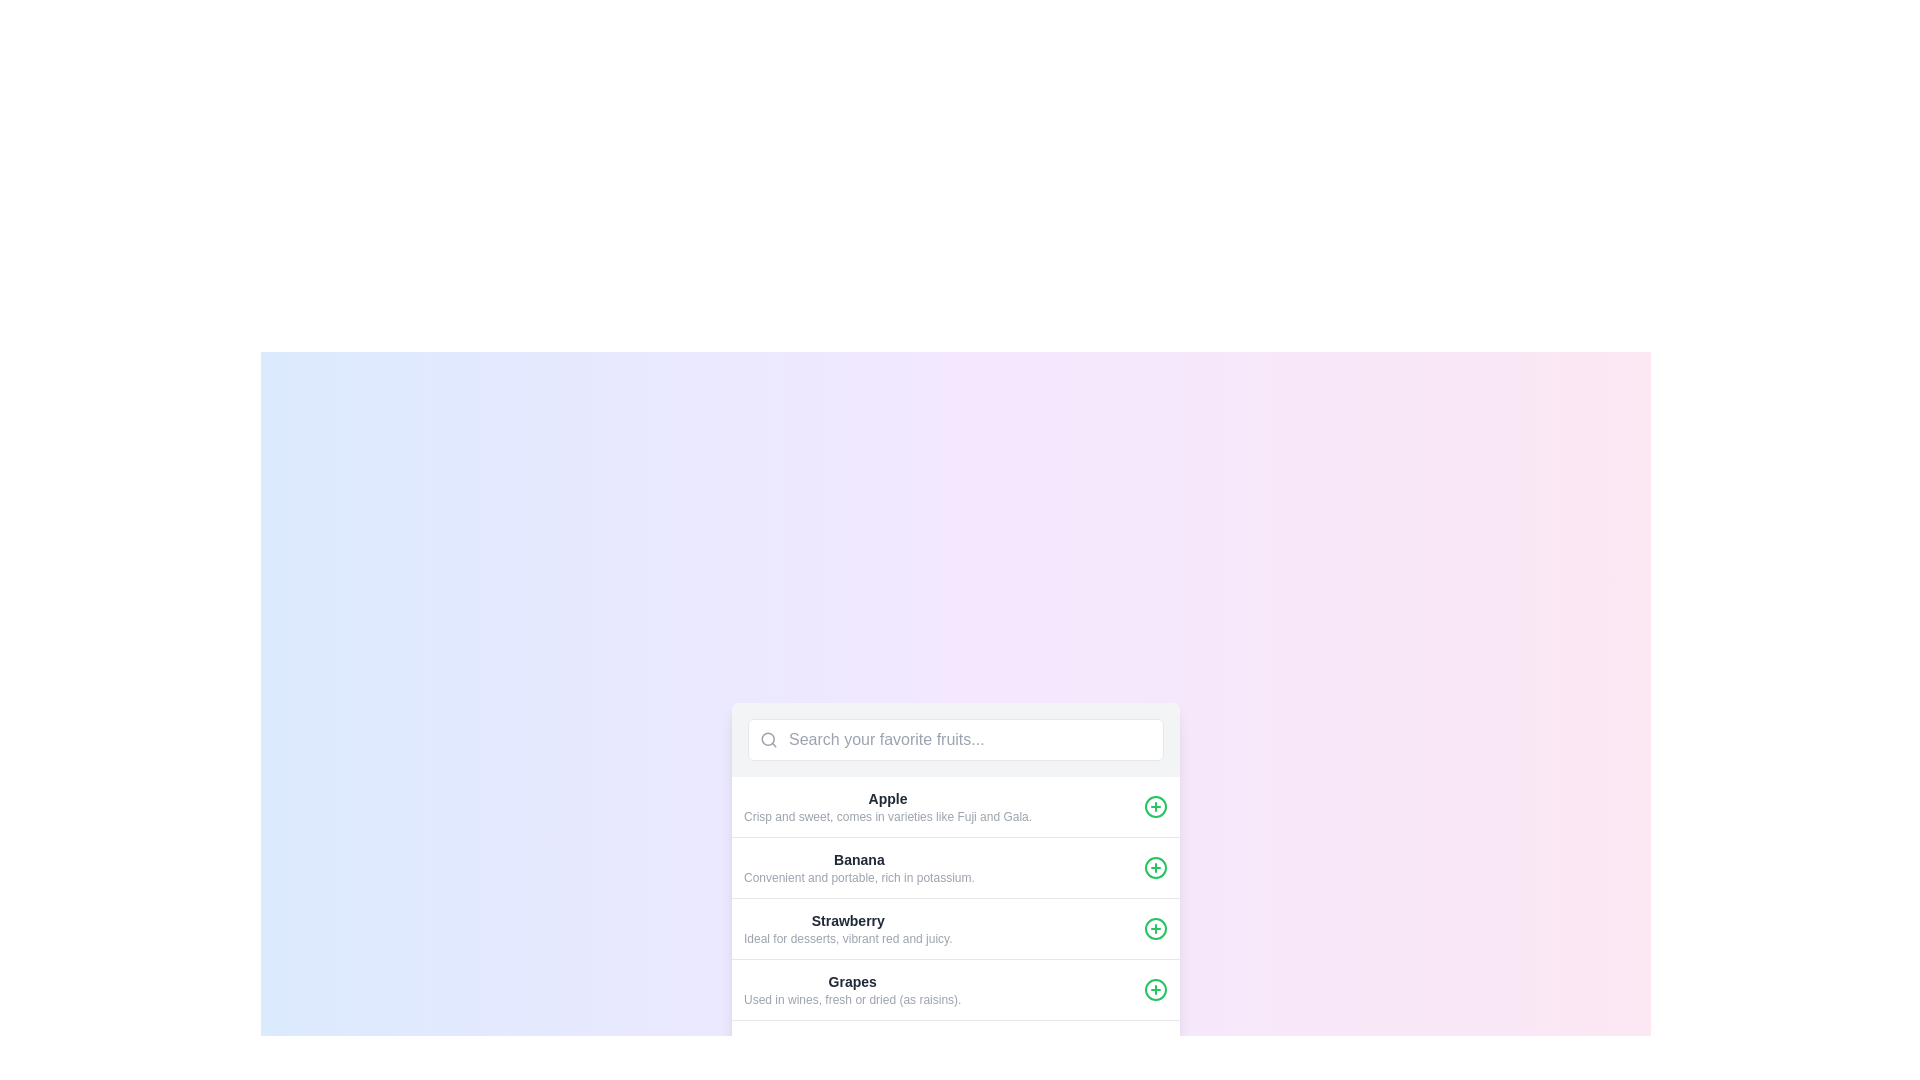  What do you see at coordinates (954, 805) in the screenshot?
I see `the first list item representing an apple to read its description and learn more about the item` at bounding box center [954, 805].